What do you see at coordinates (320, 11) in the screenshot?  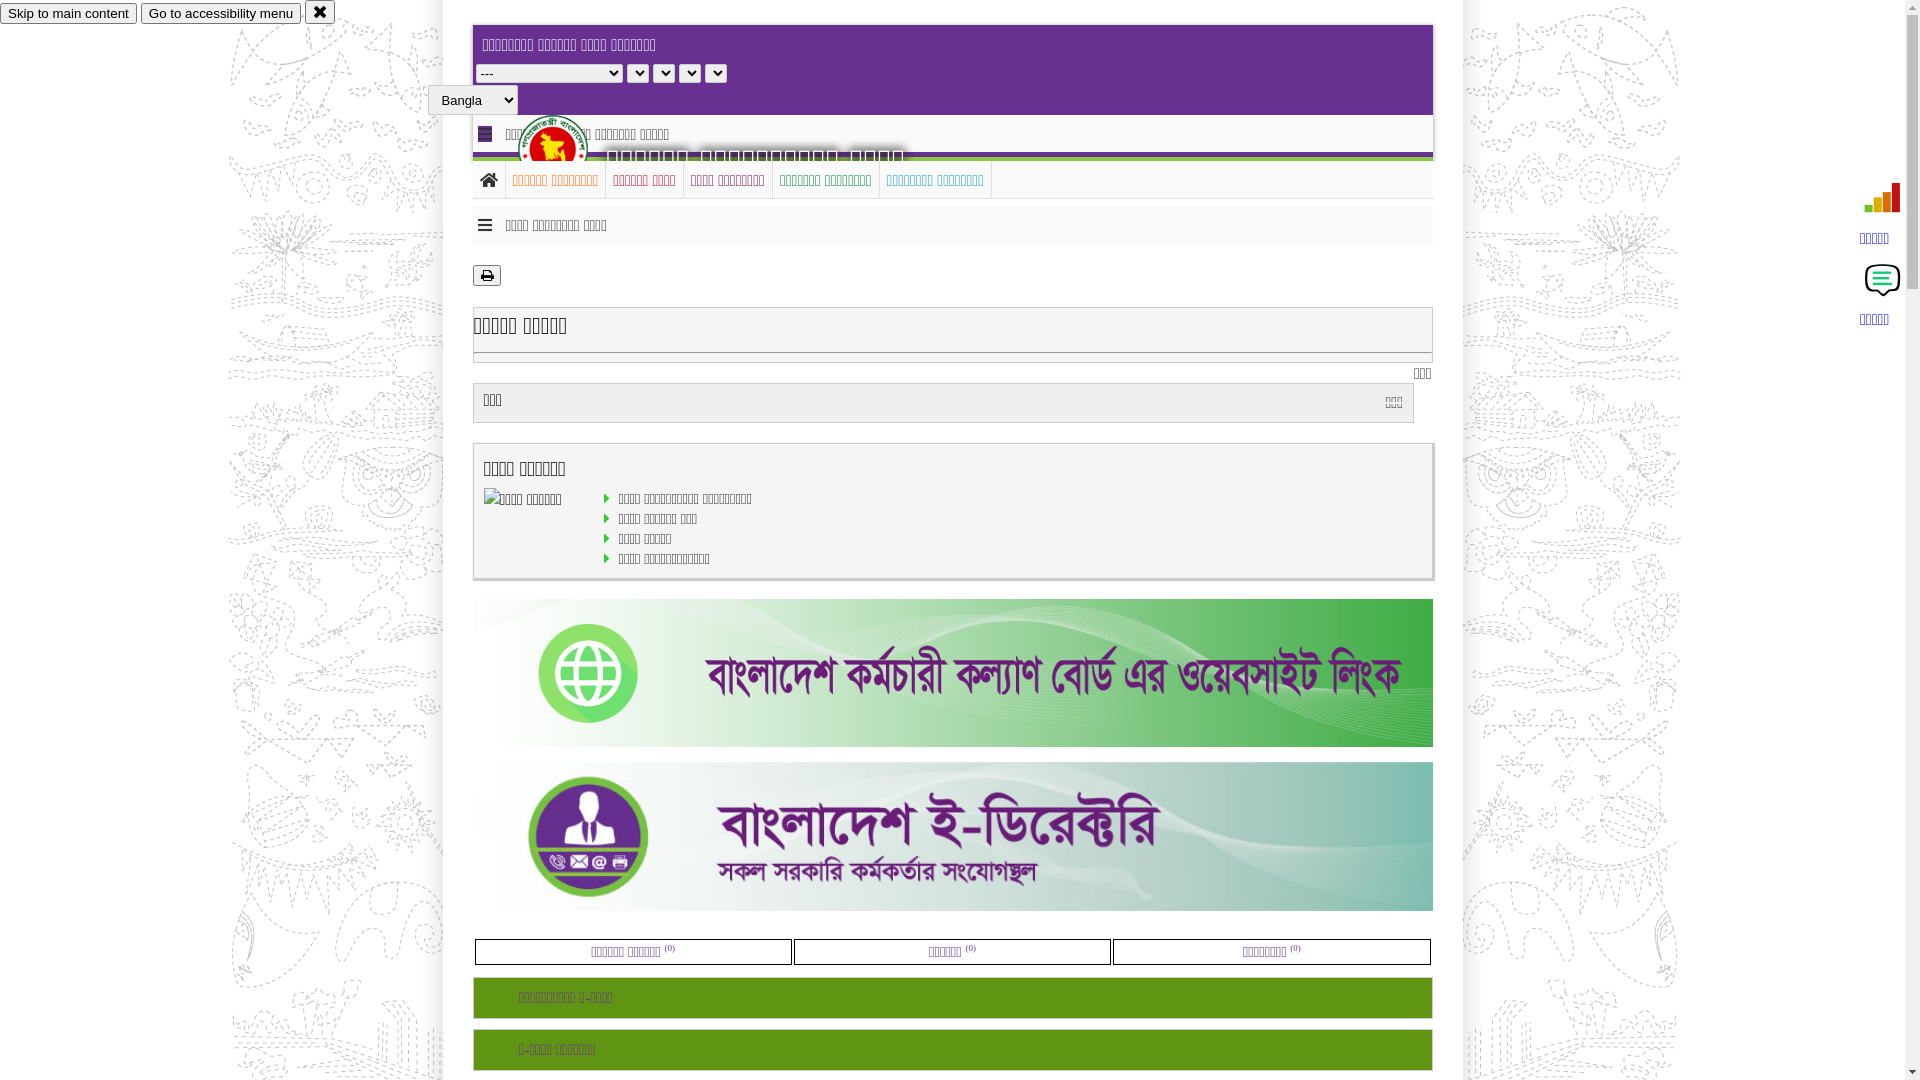 I see `'close'` at bounding box center [320, 11].